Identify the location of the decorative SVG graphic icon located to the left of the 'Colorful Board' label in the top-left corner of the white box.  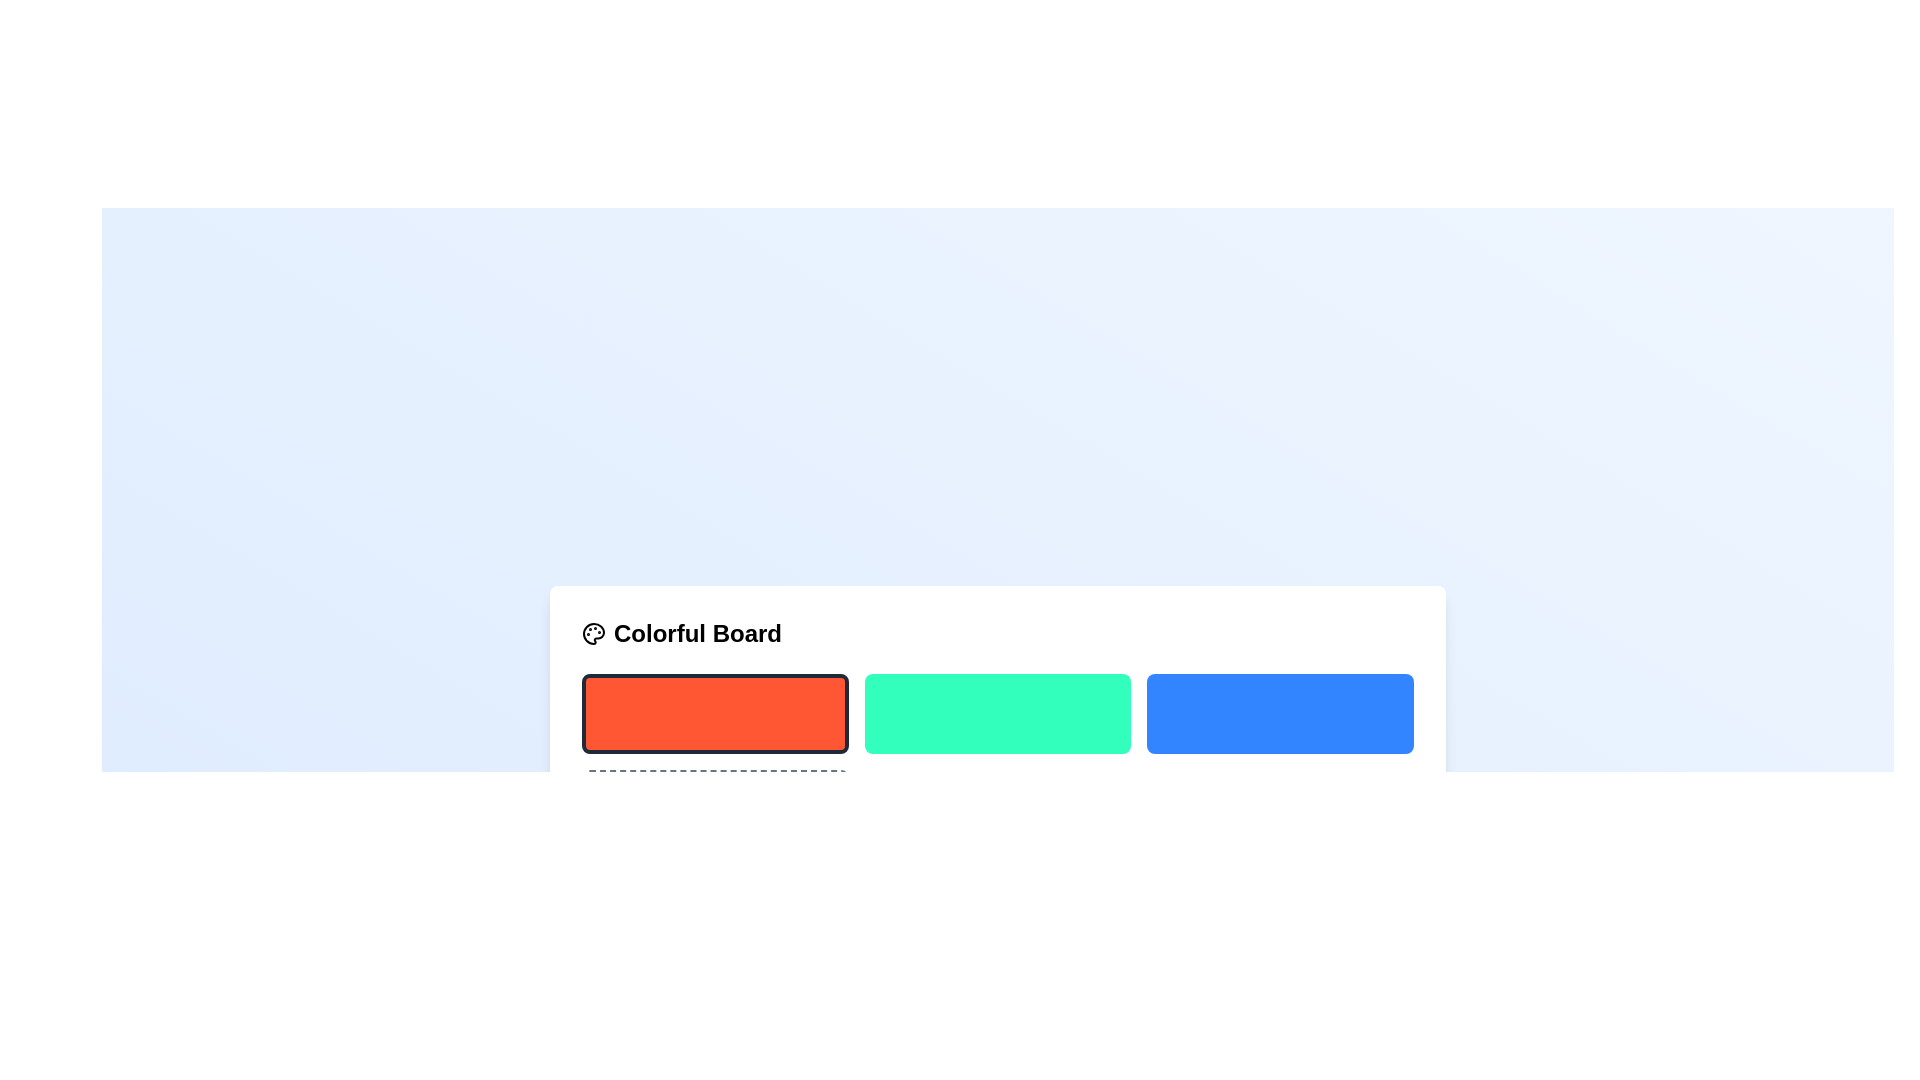
(593, 633).